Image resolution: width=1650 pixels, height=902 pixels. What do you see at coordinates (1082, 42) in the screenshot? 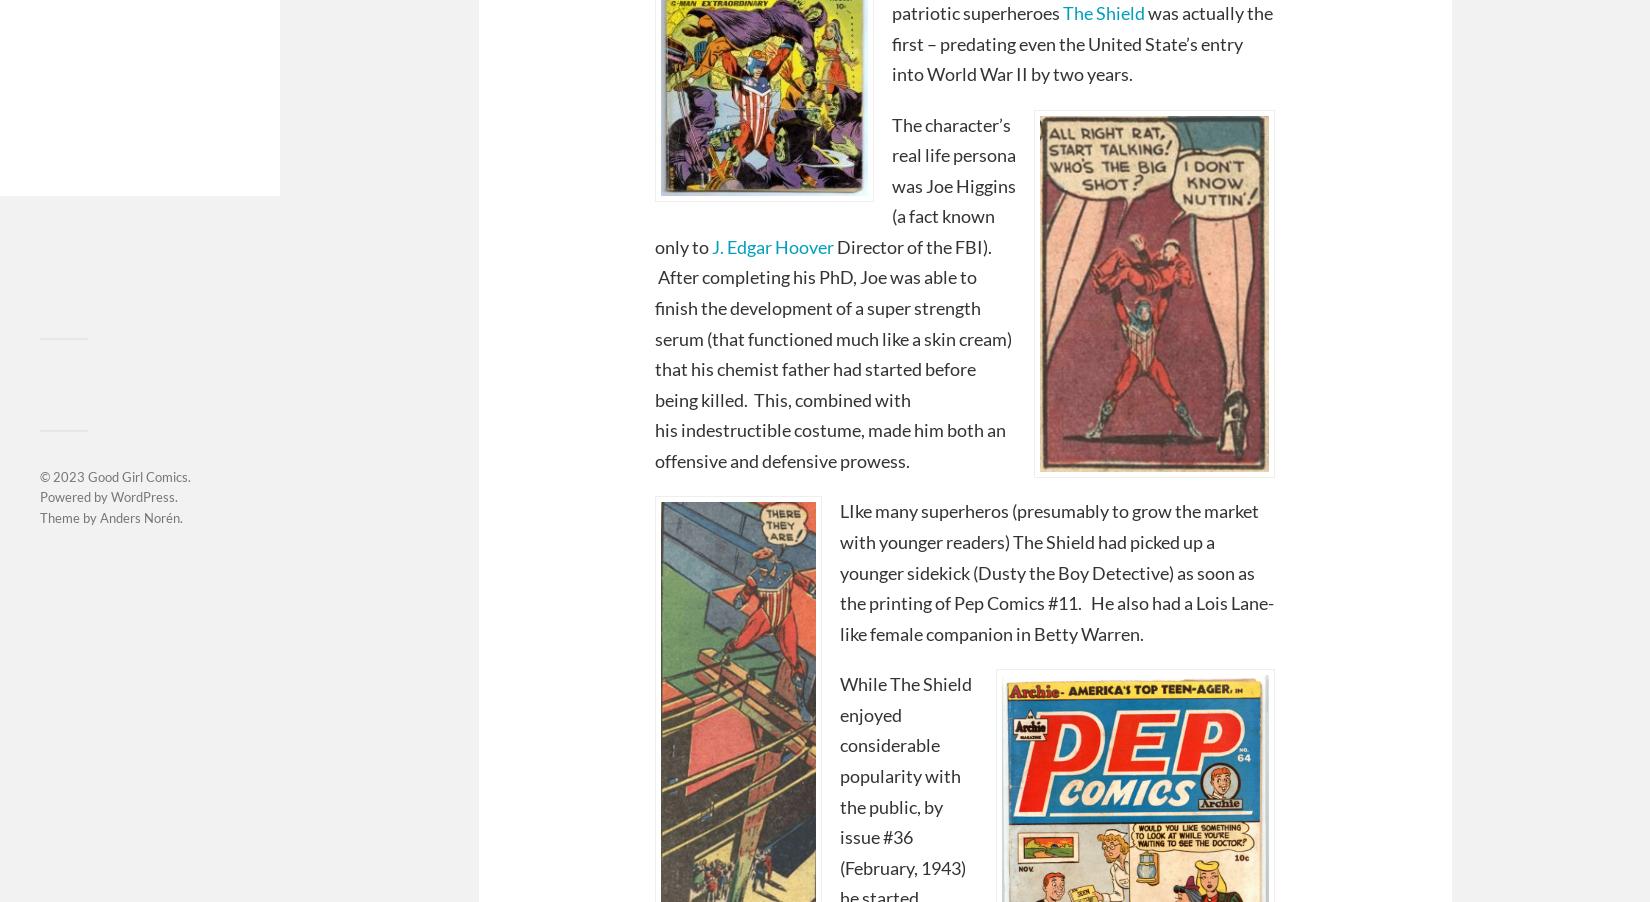
I see `'was actually the first – predating even the United State’s entry into World War II by two years.'` at bounding box center [1082, 42].